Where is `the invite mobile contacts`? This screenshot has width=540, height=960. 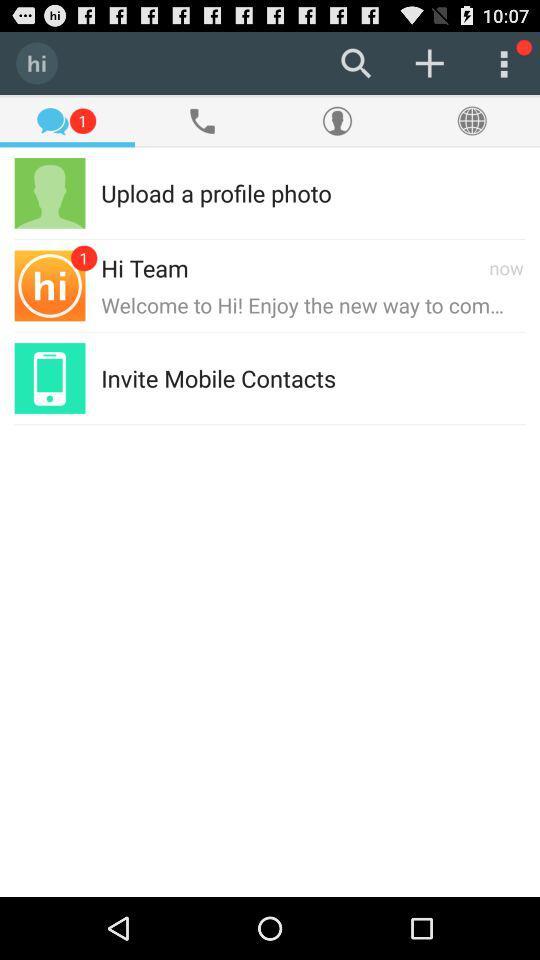
the invite mobile contacts is located at coordinates (217, 377).